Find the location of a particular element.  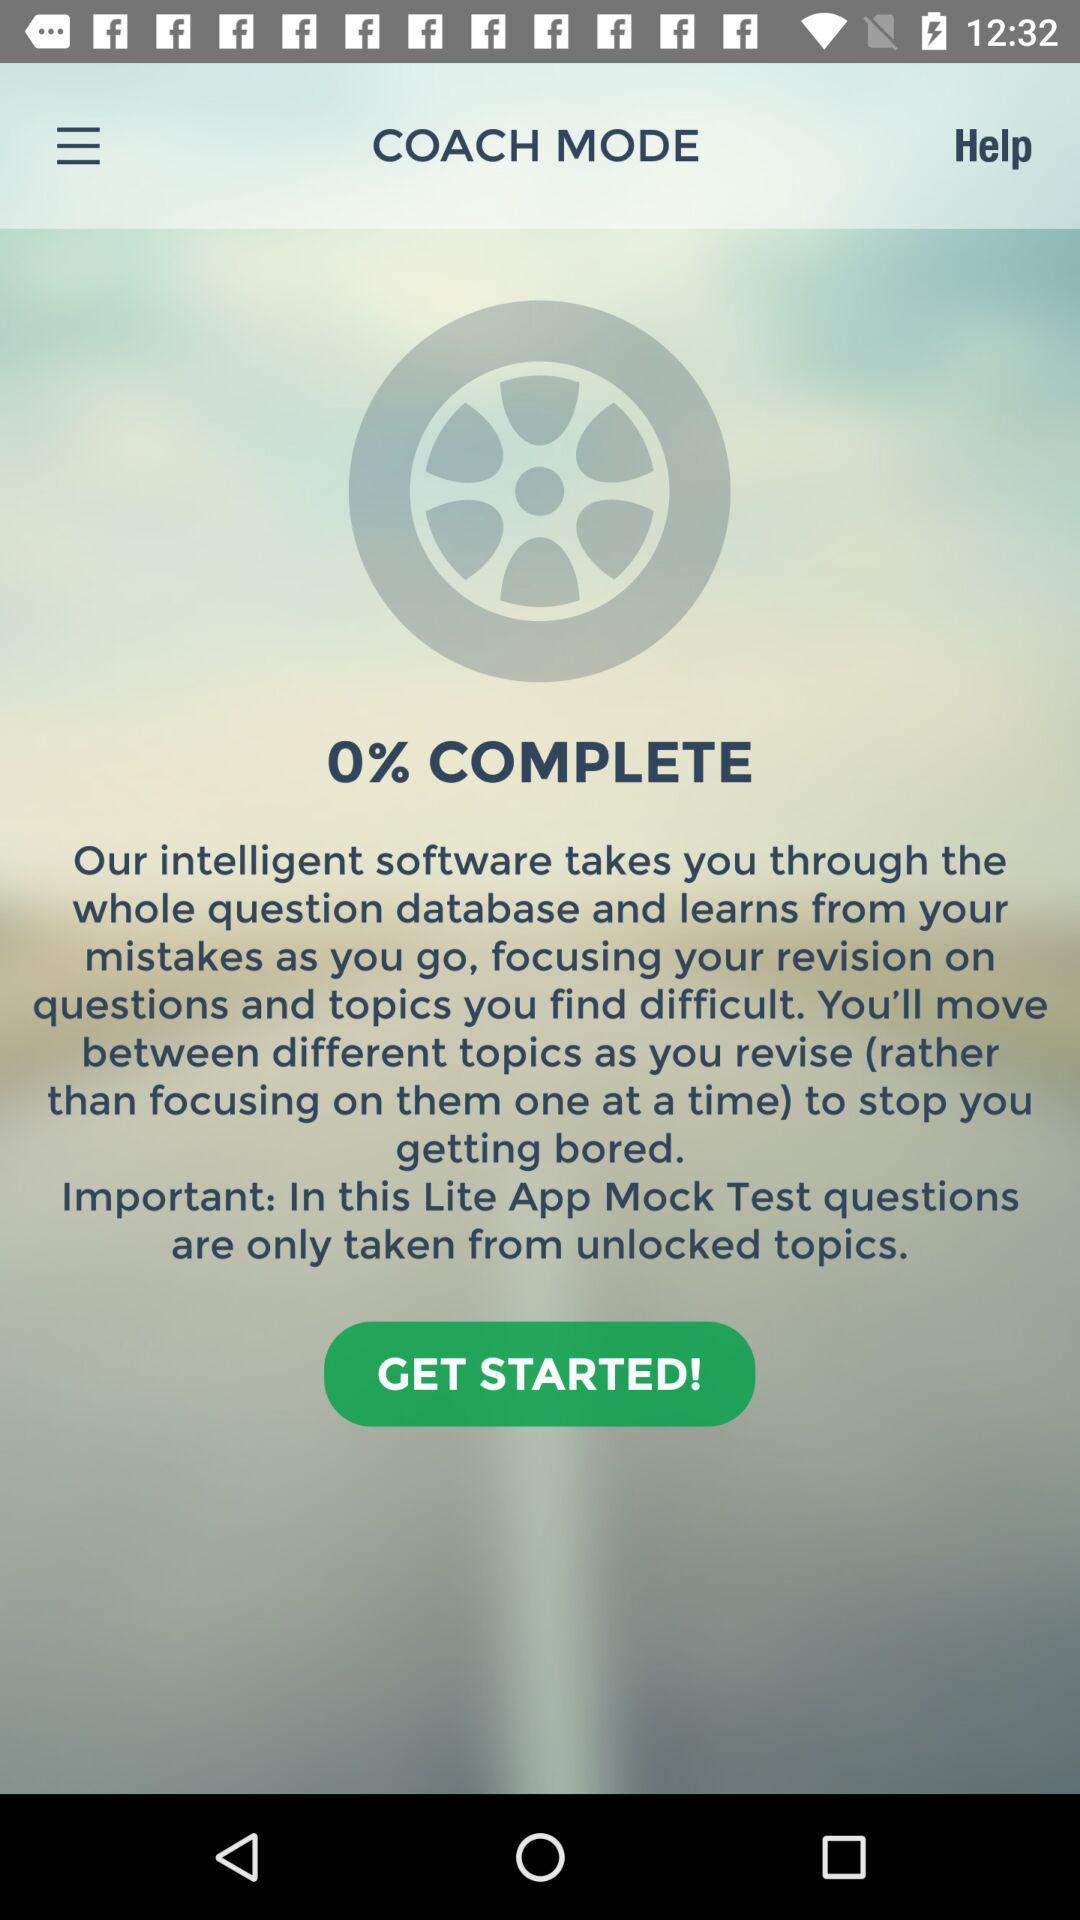

item to the right of coach mode icon is located at coordinates (992, 144).